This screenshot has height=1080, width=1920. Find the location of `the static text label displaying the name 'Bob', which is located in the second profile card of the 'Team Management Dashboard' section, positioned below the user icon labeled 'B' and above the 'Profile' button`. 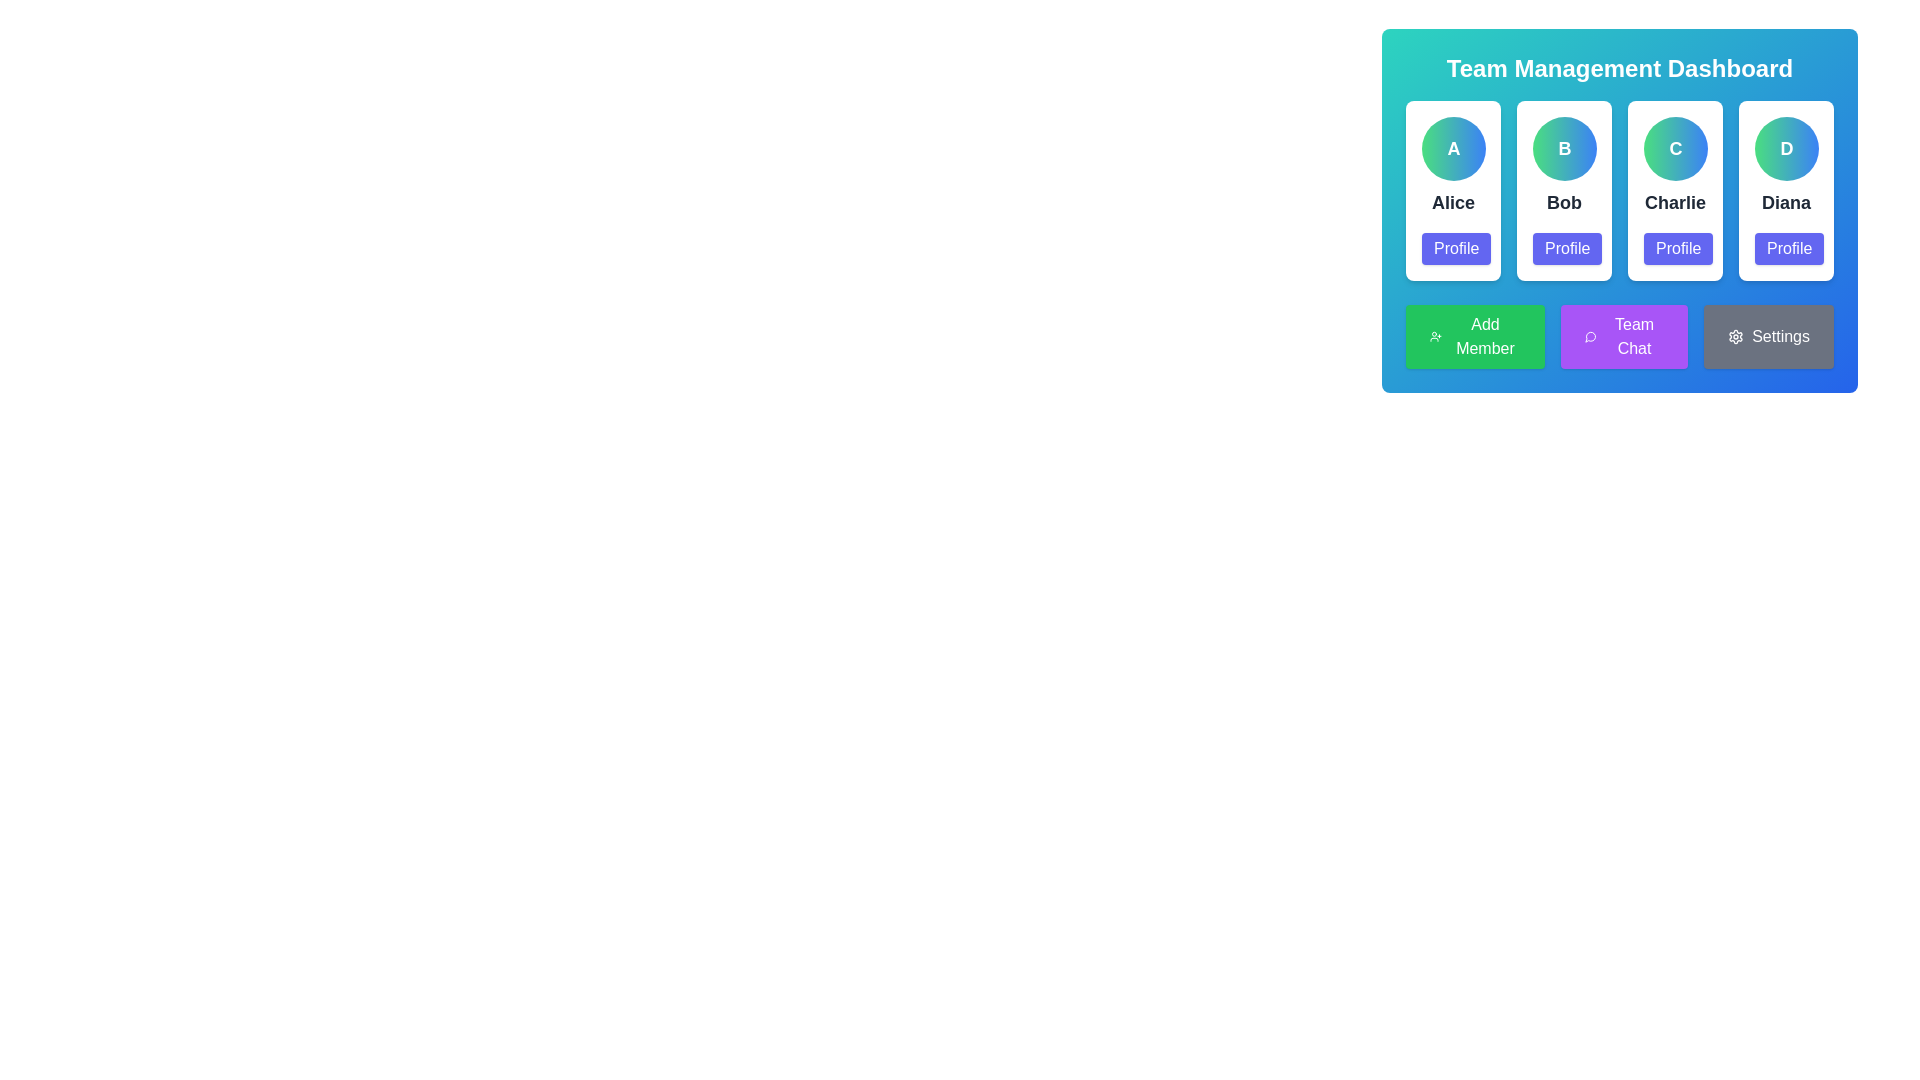

the static text label displaying the name 'Bob', which is located in the second profile card of the 'Team Management Dashboard' section, positioned below the user icon labeled 'B' and above the 'Profile' button is located at coordinates (1563, 203).